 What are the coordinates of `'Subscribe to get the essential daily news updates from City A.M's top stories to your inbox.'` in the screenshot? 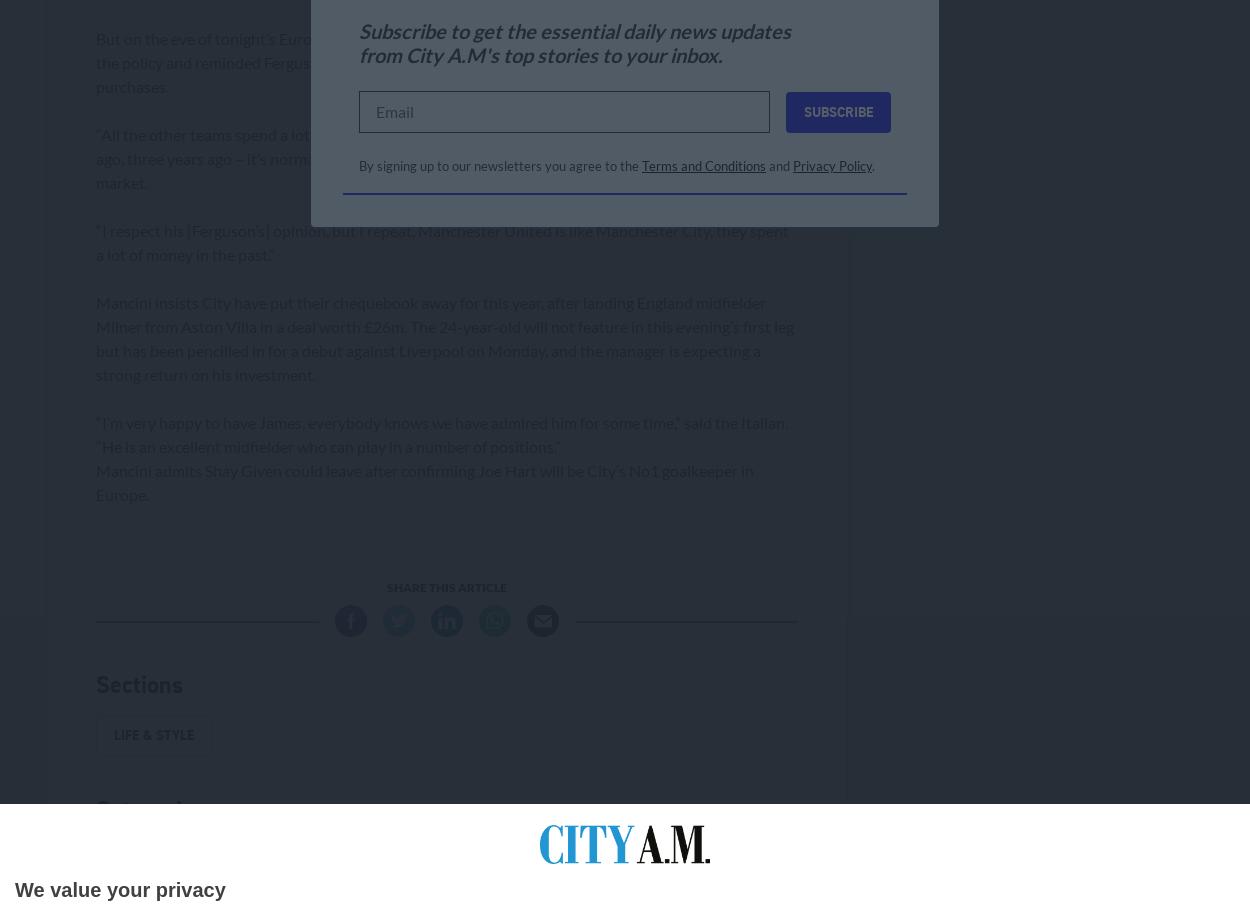 It's located at (574, 43).